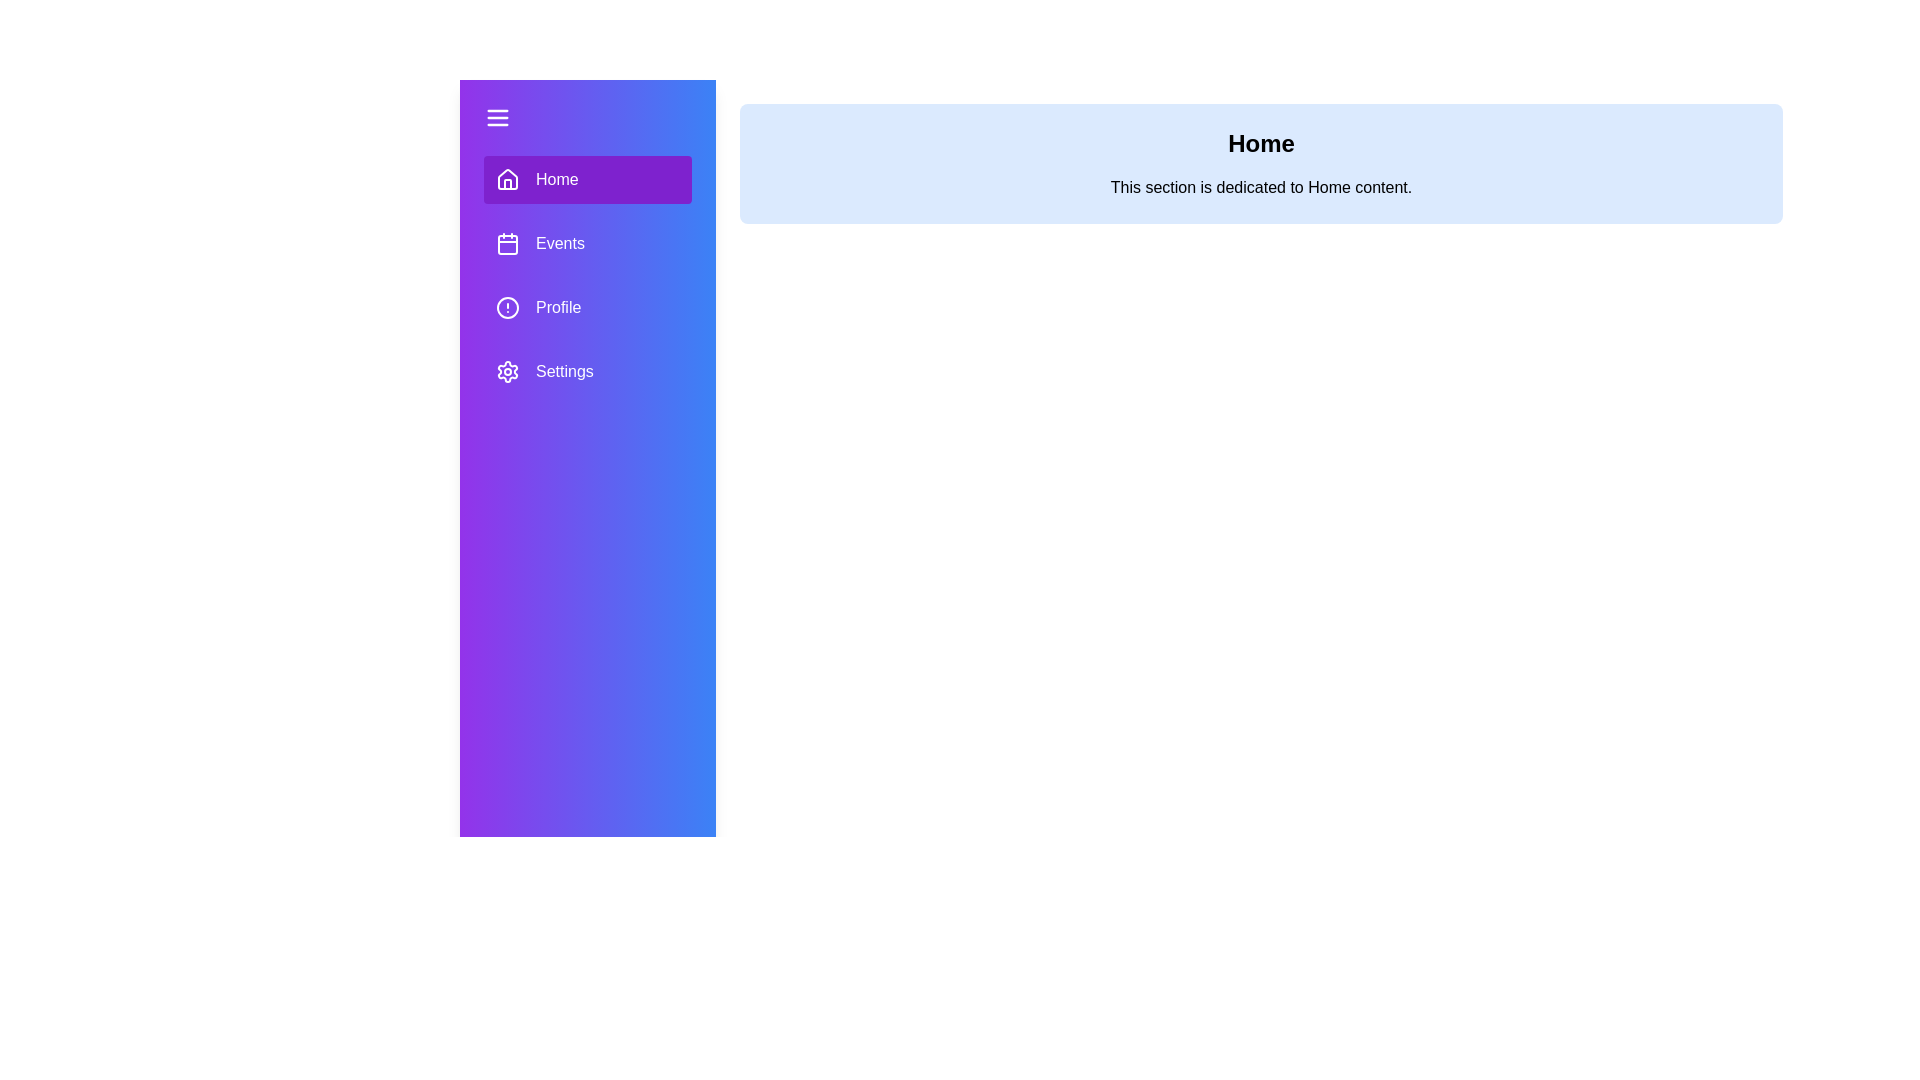 The width and height of the screenshot is (1920, 1080). I want to click on the Profile icon in the vertical navigation bar, which features a circular outline with a vertical line and a dot below it, located to the left of the text 'Profile', so click(508, 308).